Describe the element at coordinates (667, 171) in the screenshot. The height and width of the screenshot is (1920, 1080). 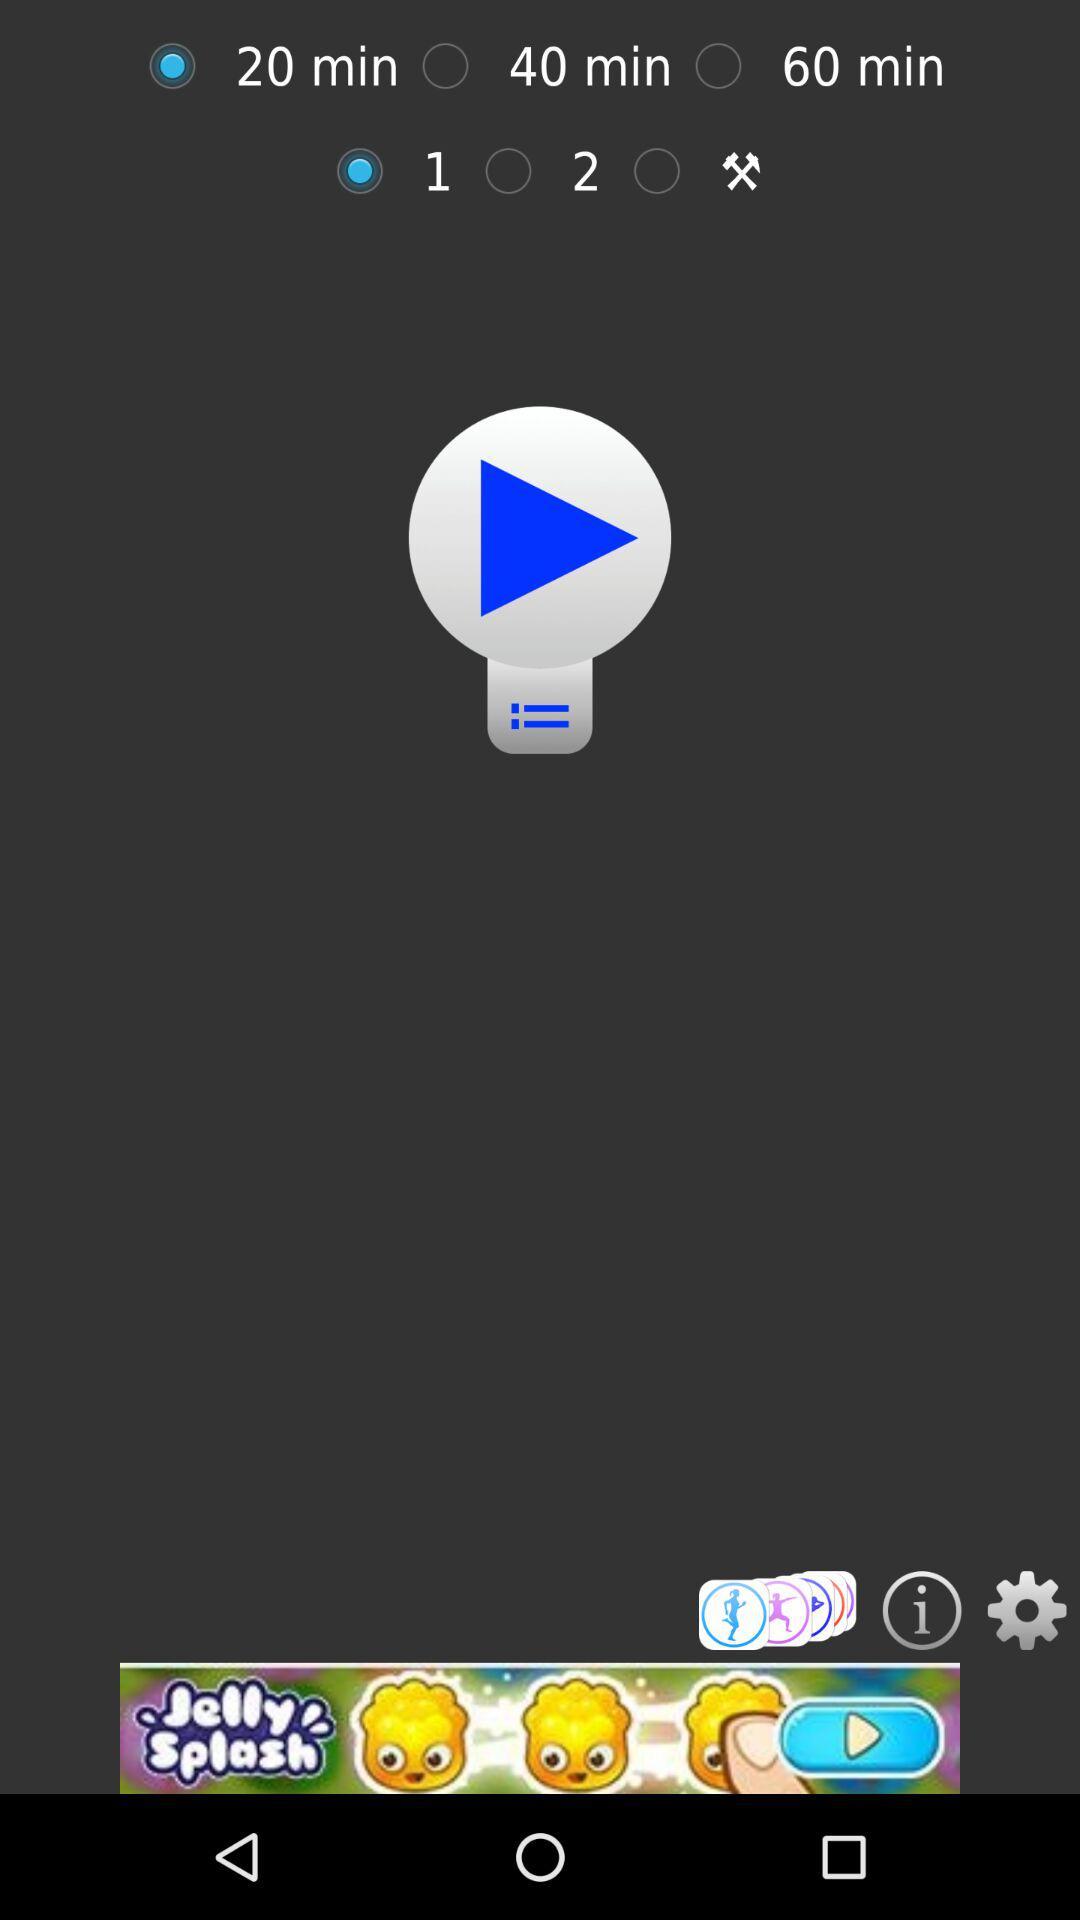
I see `next` at that location.